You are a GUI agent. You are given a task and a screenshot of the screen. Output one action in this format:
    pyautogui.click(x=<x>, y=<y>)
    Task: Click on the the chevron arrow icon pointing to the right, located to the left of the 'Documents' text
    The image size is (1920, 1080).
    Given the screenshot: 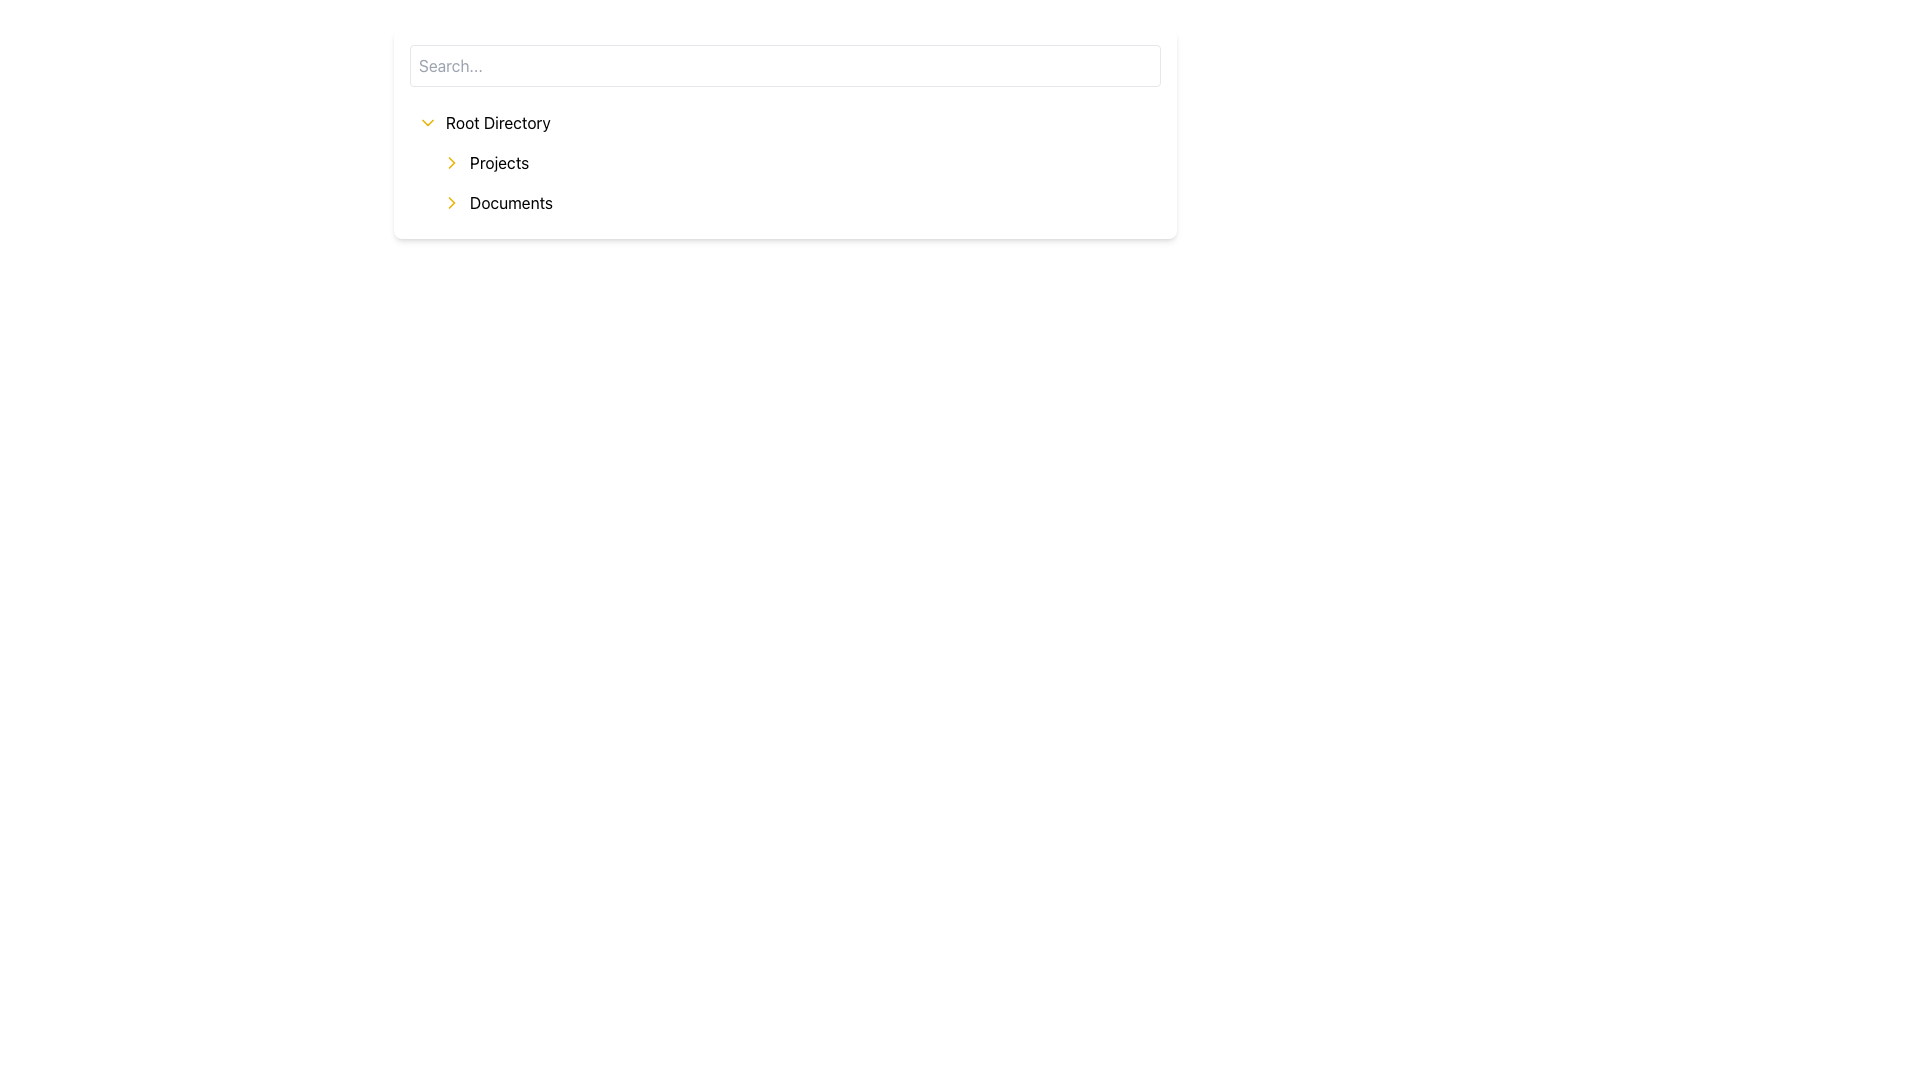 What is the action you would take?
    pyautogui.click(x=450, y=203)
    